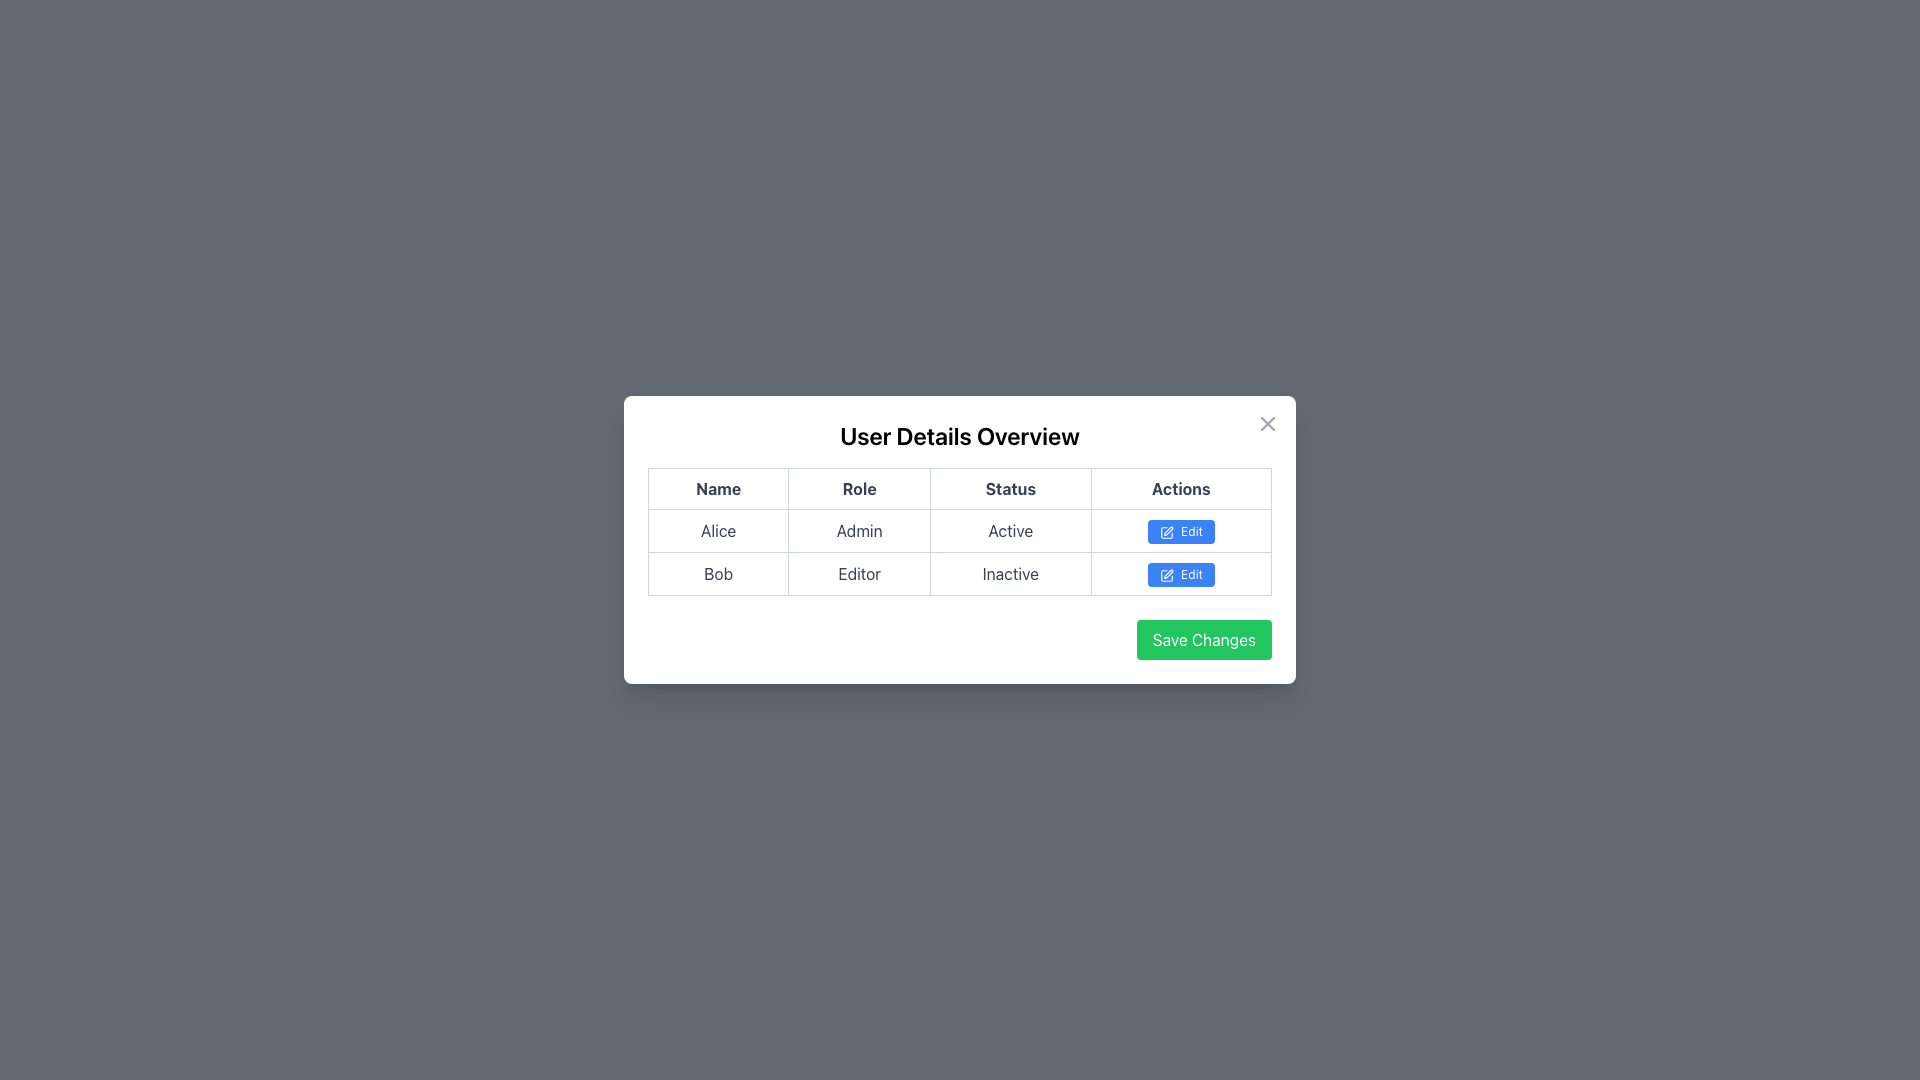  I want to click on the button in the 'Actions' column of the second row in the 'User Details Overview' section, so click(1180, 574).